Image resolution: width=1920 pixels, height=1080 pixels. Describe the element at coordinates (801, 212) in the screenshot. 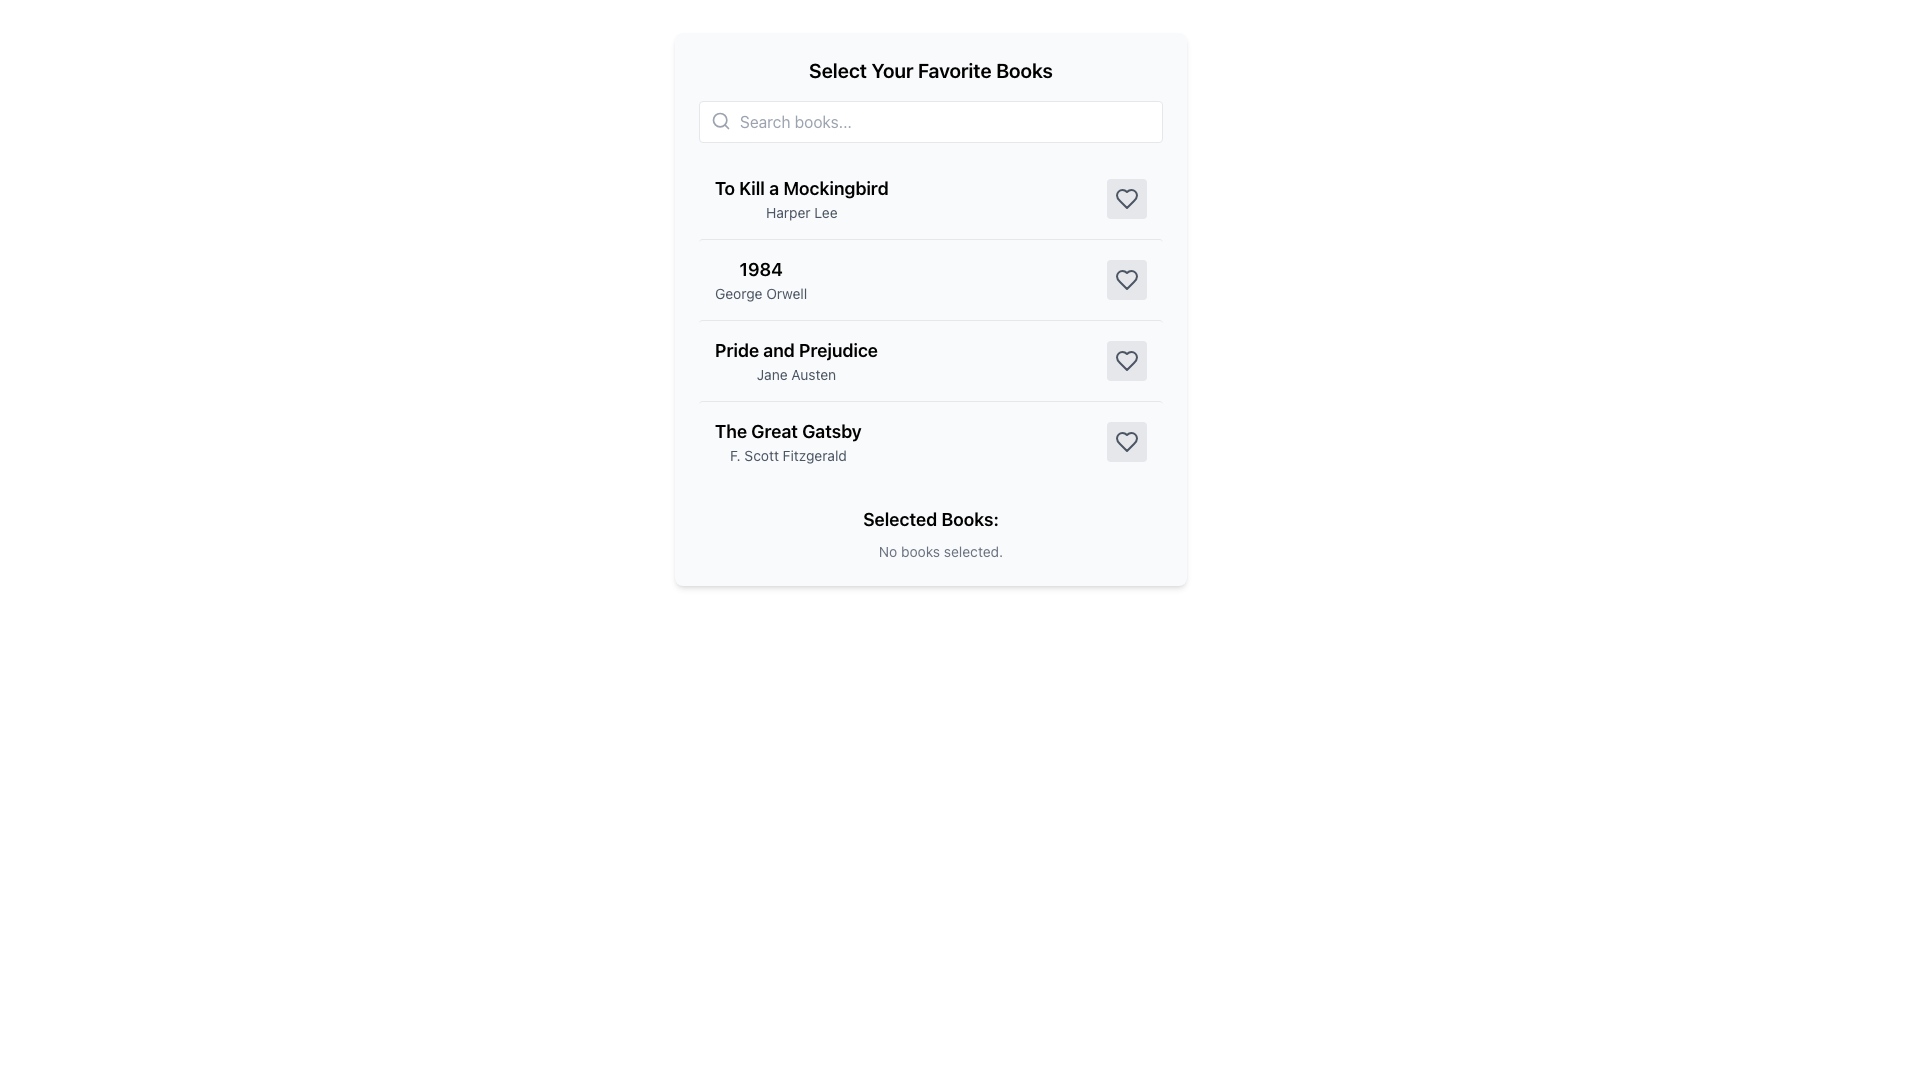

I see `the text label displaying the author's name for the book 'To Kill a Mockingbird', which is located underneath the book title in the center of the interface` at that location.